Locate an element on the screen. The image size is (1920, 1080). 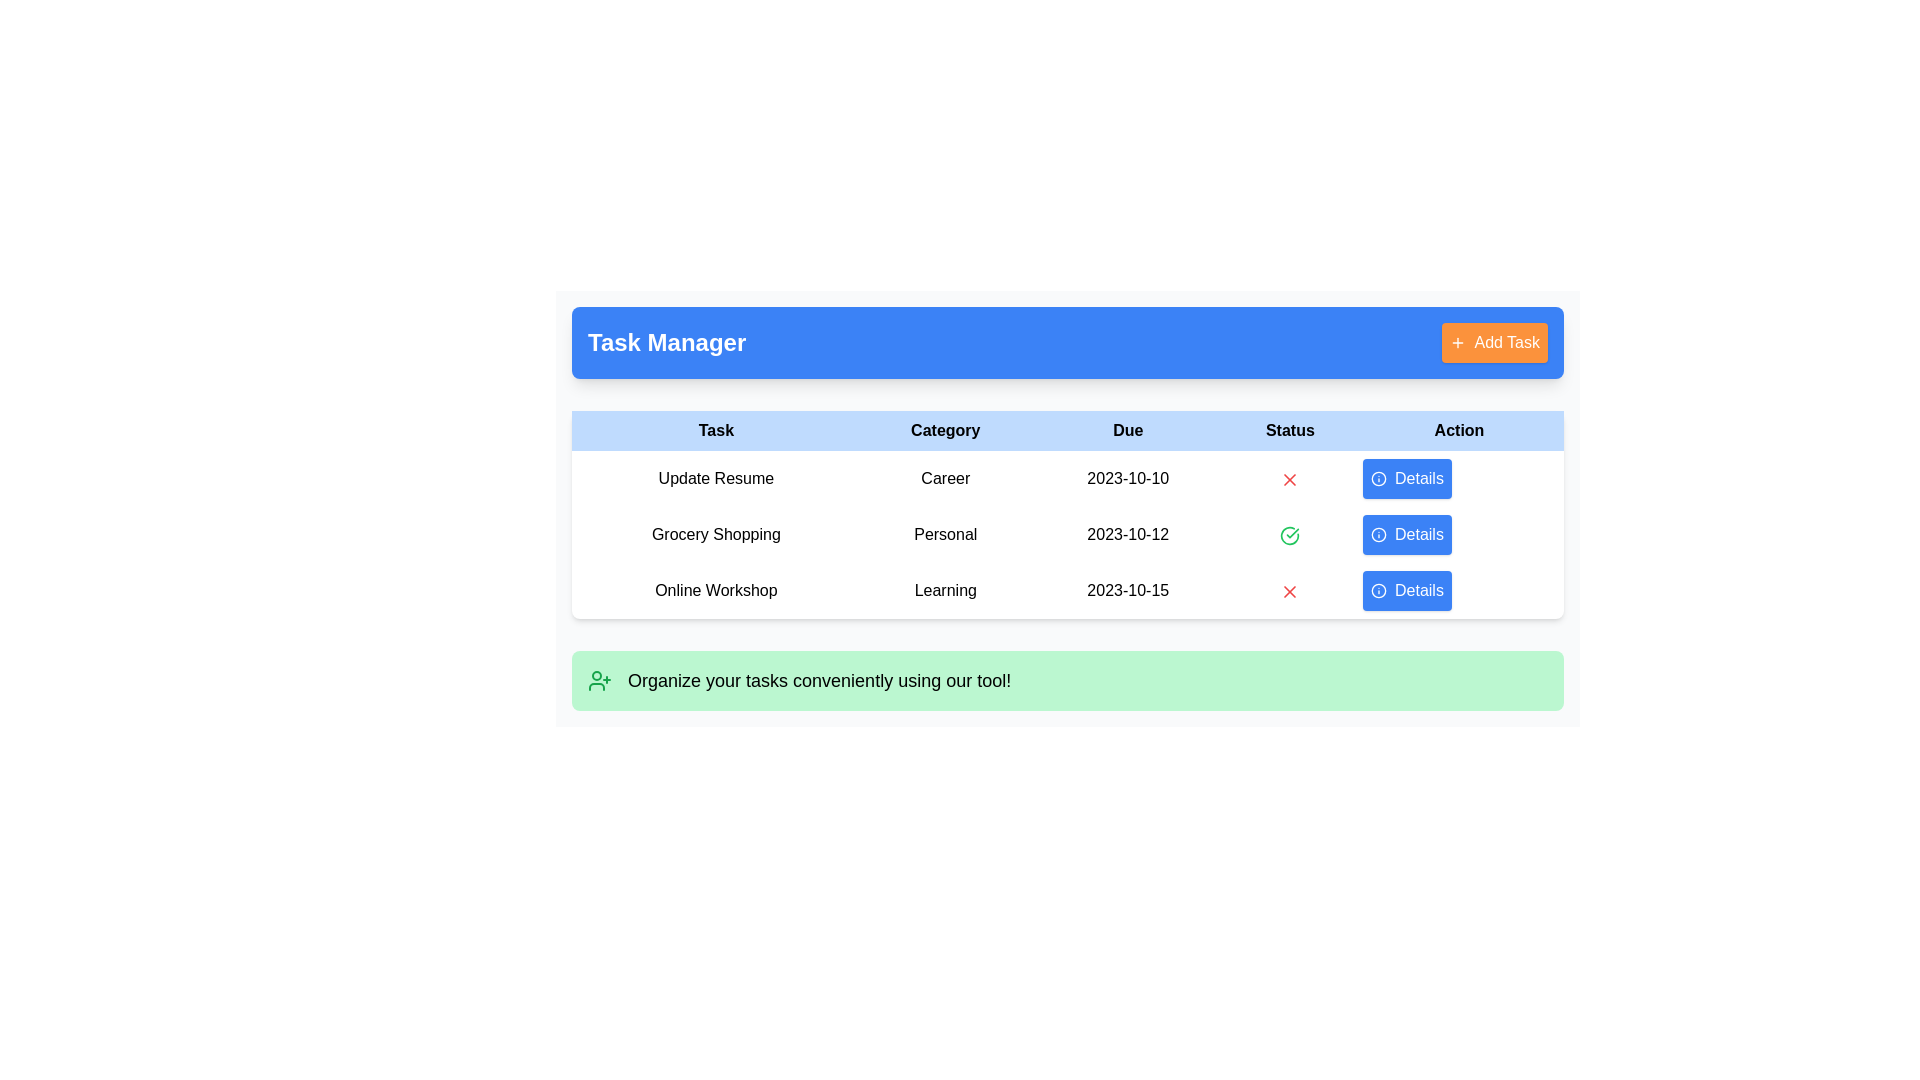
the 'Category' header label in the table, which is the second of five sibling items (Task, Category, Due, Status, Action) is located at coordinates (944, 430).